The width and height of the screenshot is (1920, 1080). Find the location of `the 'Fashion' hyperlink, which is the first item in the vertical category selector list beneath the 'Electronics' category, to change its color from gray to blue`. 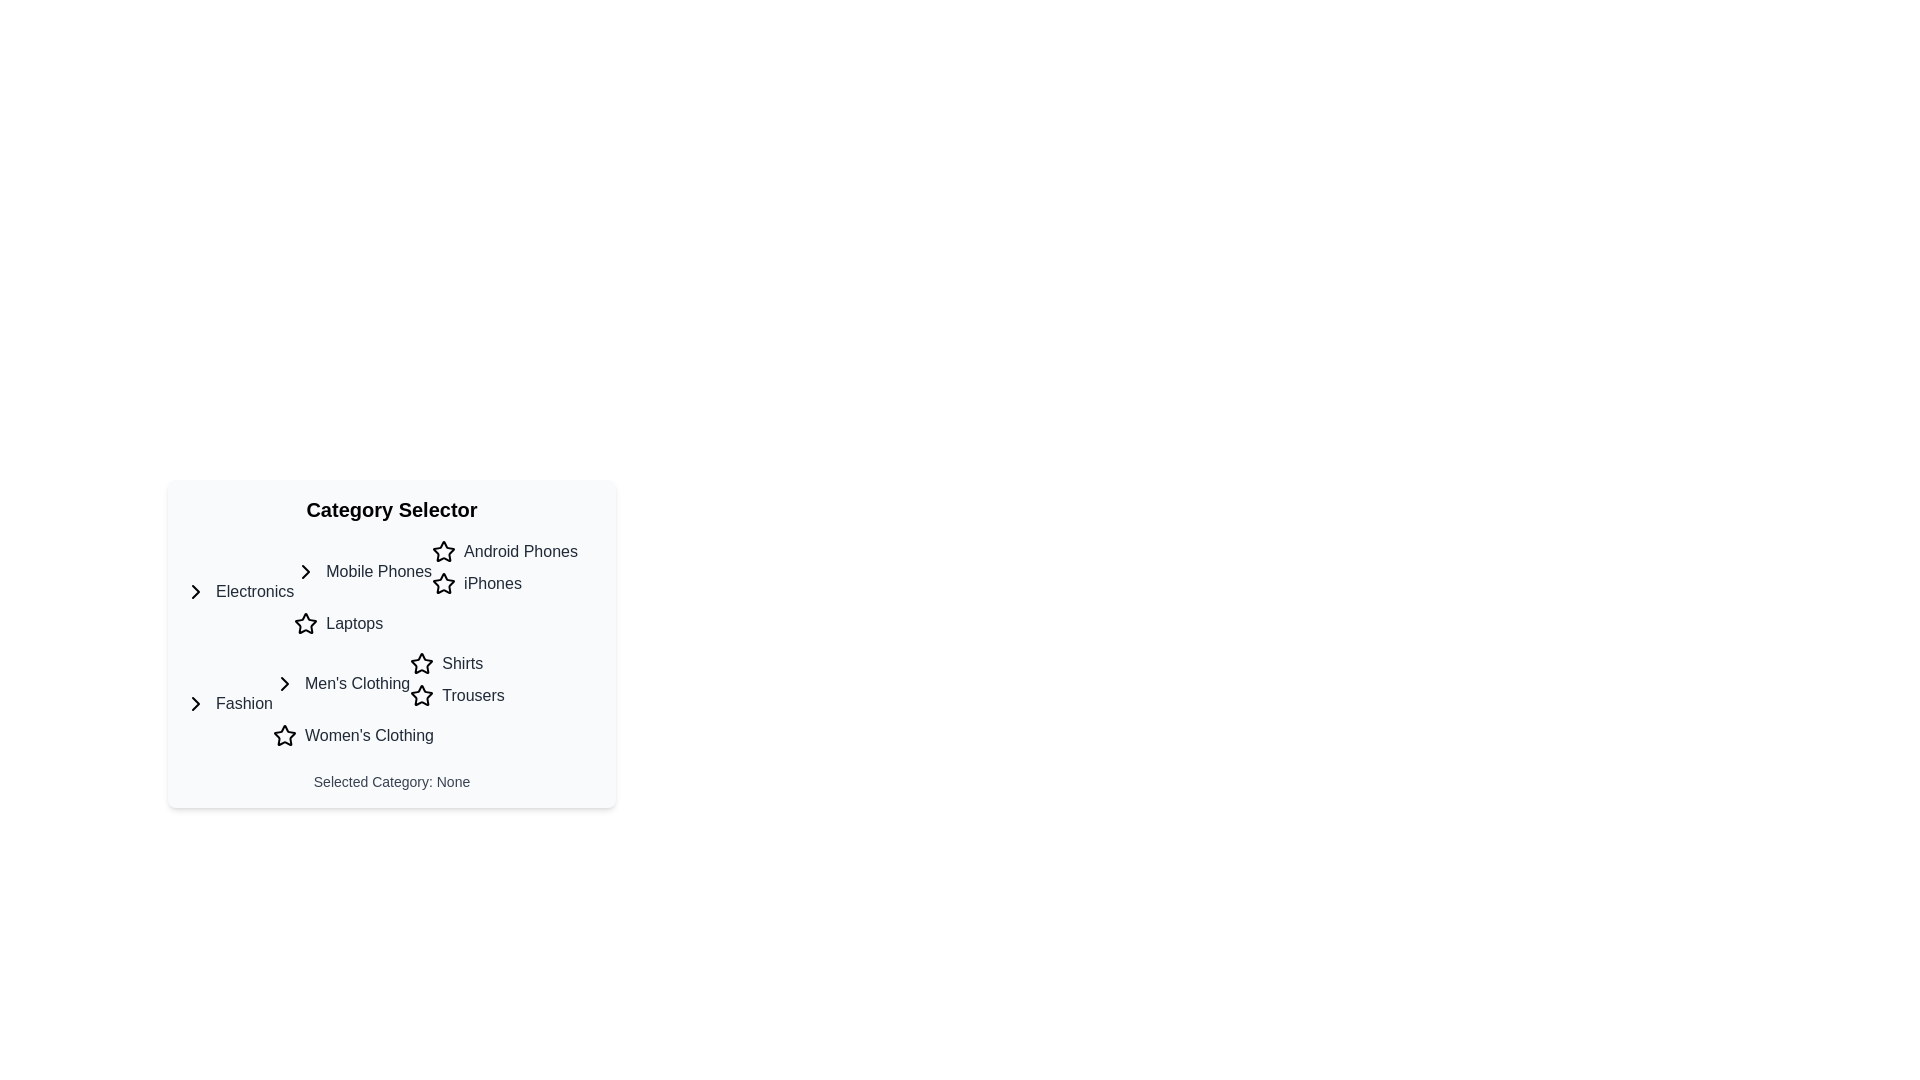

the 'Fashion' hyperlink, which is the first item in the vertical category selector list beneath the 'Electronics' category, to change its color from gray to blue is located at coordinates (243, 703).